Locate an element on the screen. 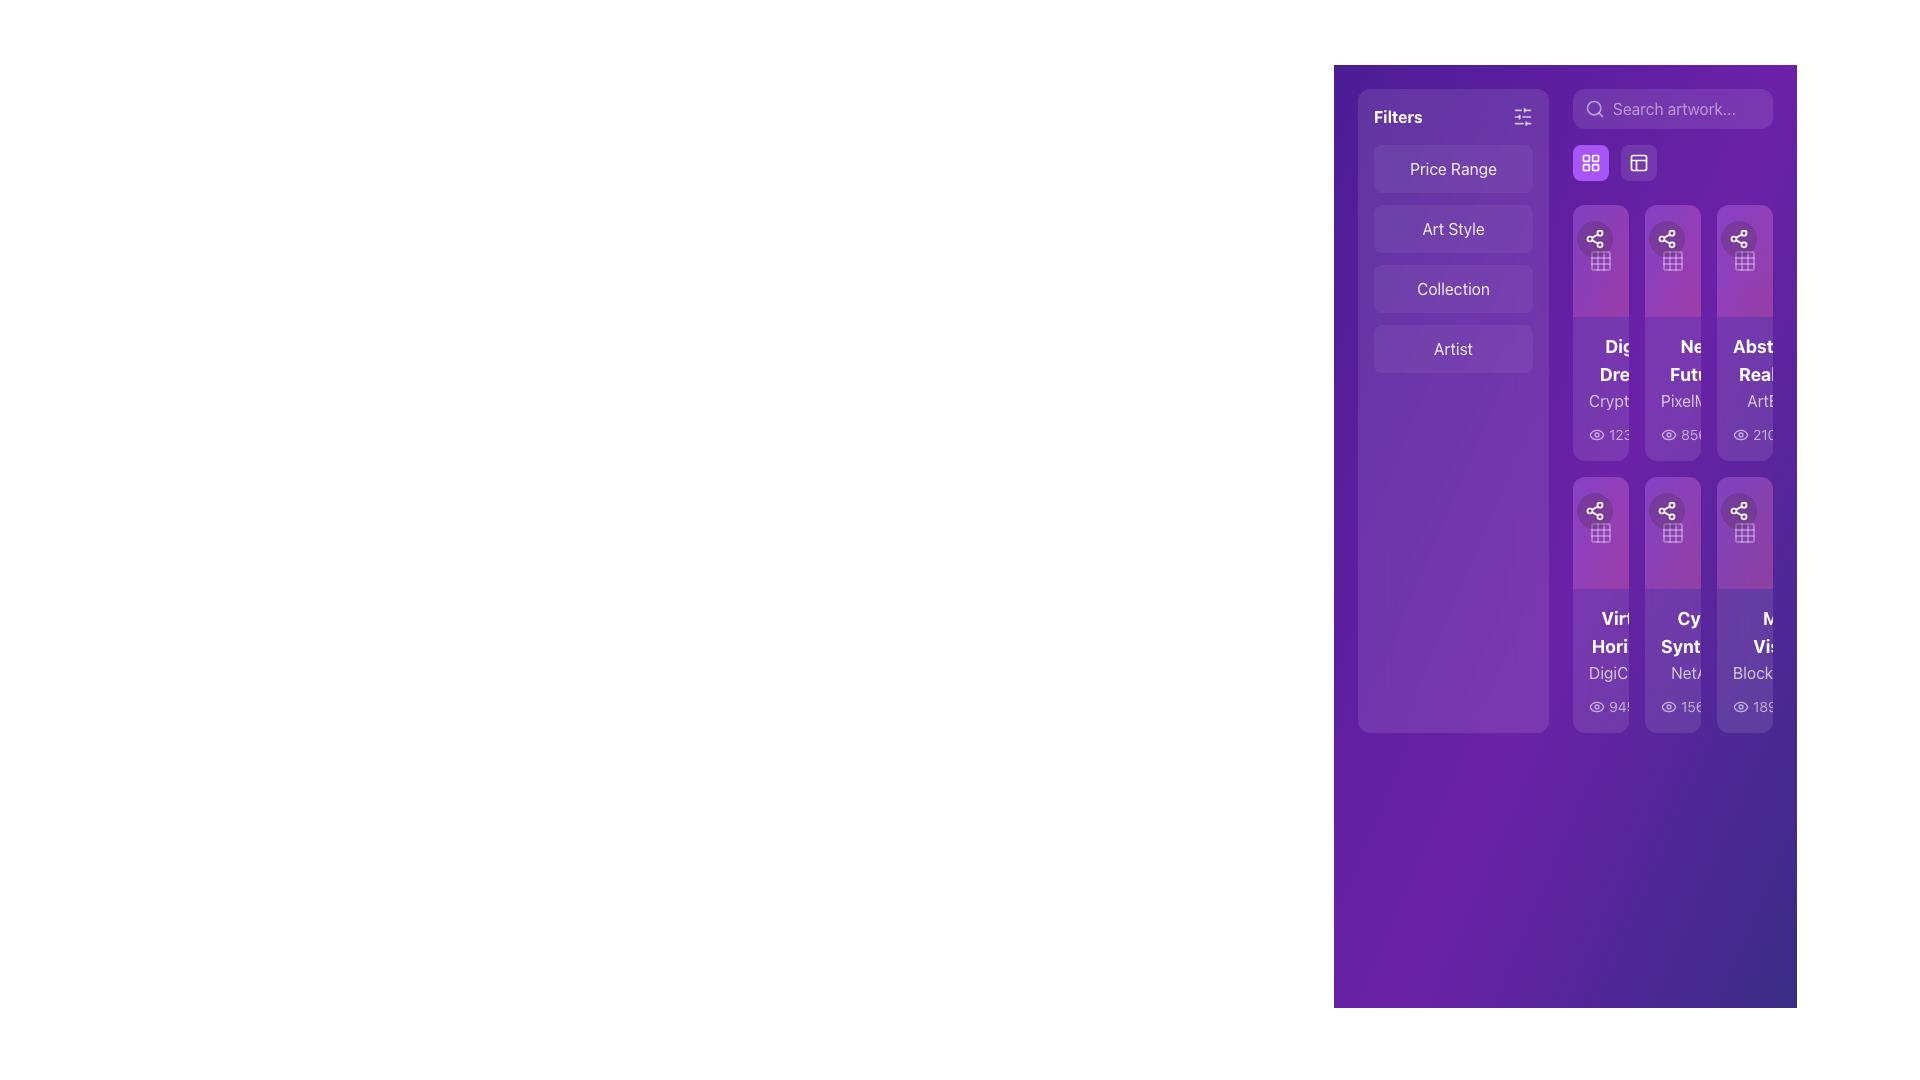  the circular share button with a white icon of three dots connected by lines, located in the top-right corner of the card is located at coordinates (1737, 509).